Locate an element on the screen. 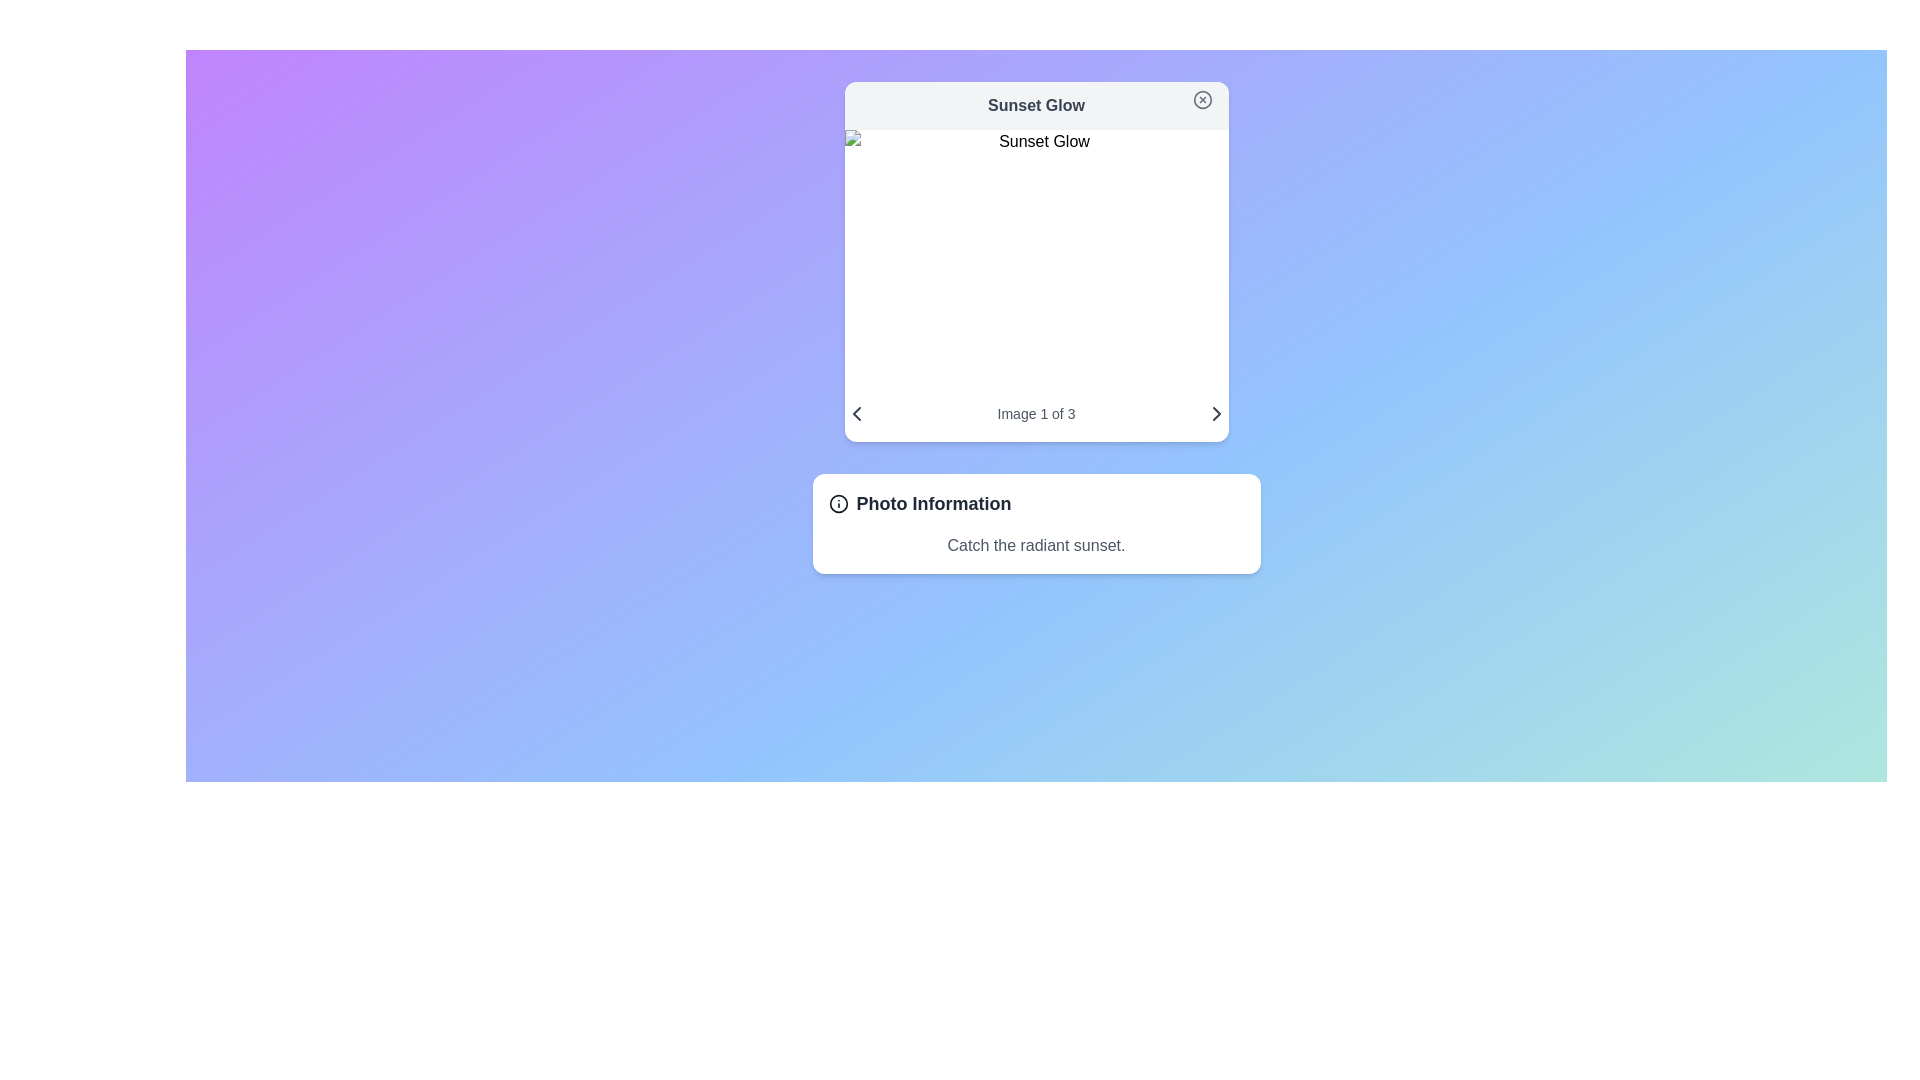 The image size is (1920, 1080). the text label displaying 'Image 1 of 3' in a small, gray font located at the lower center of the card-like interface is located at coordinates (1036, 412).